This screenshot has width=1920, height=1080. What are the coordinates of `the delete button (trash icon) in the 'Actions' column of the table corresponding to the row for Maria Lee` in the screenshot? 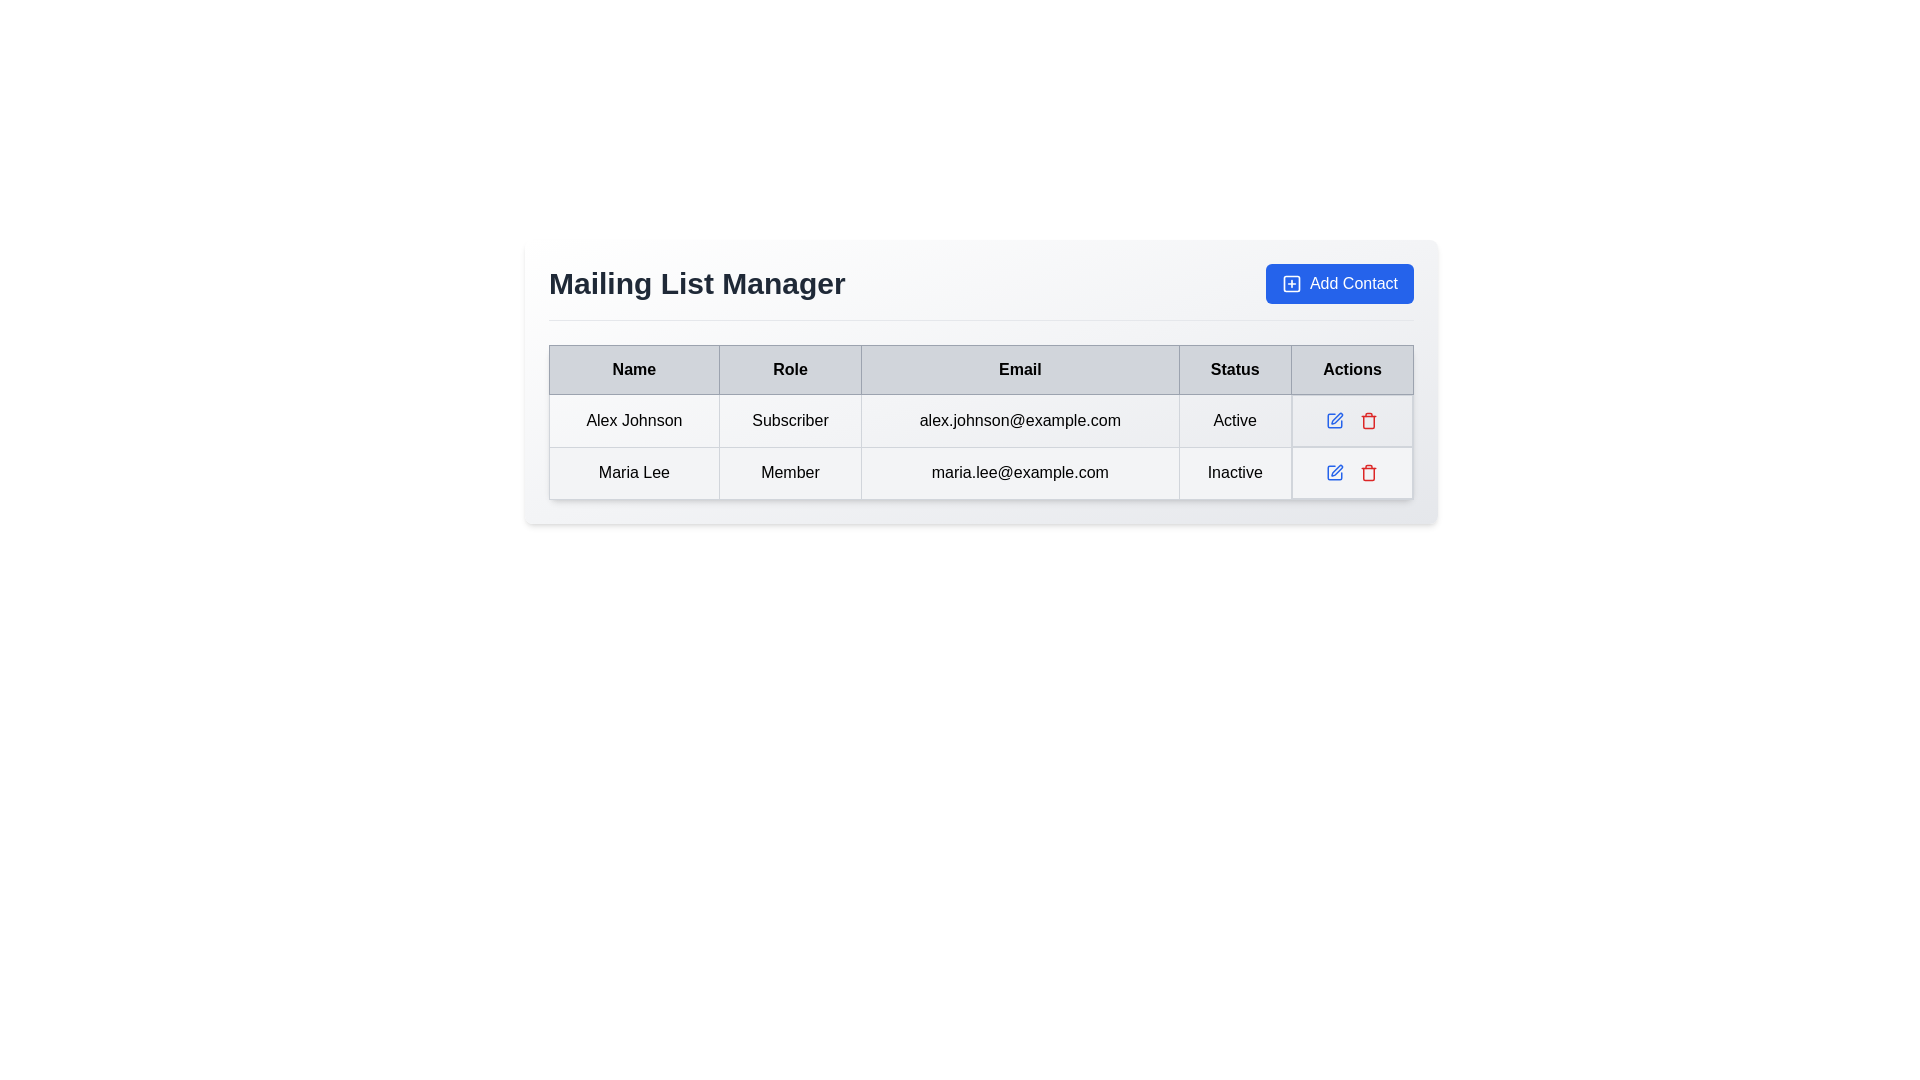 It's located at (1367, 419).